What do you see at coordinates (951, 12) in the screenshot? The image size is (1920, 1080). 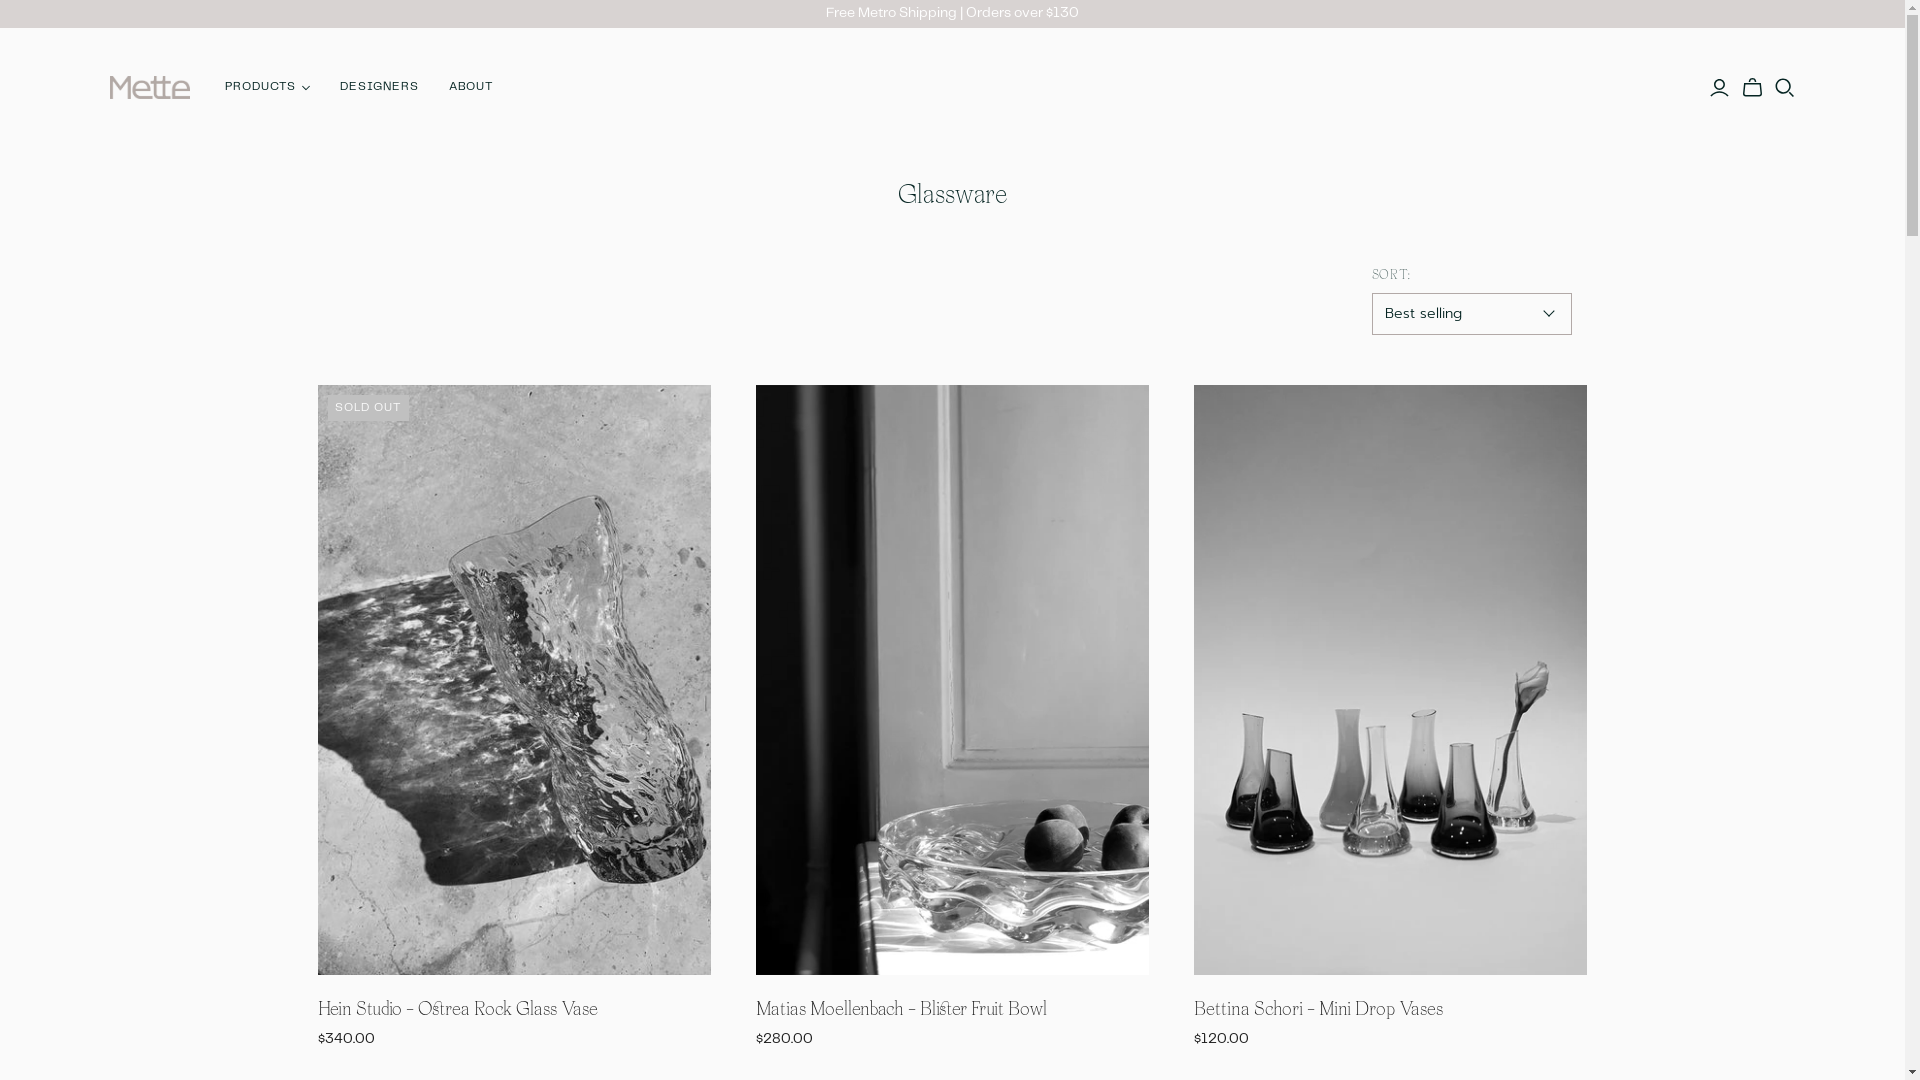 I see `'Free Metro Shipping | Orders over $130'` at bounding box center [951, 12].